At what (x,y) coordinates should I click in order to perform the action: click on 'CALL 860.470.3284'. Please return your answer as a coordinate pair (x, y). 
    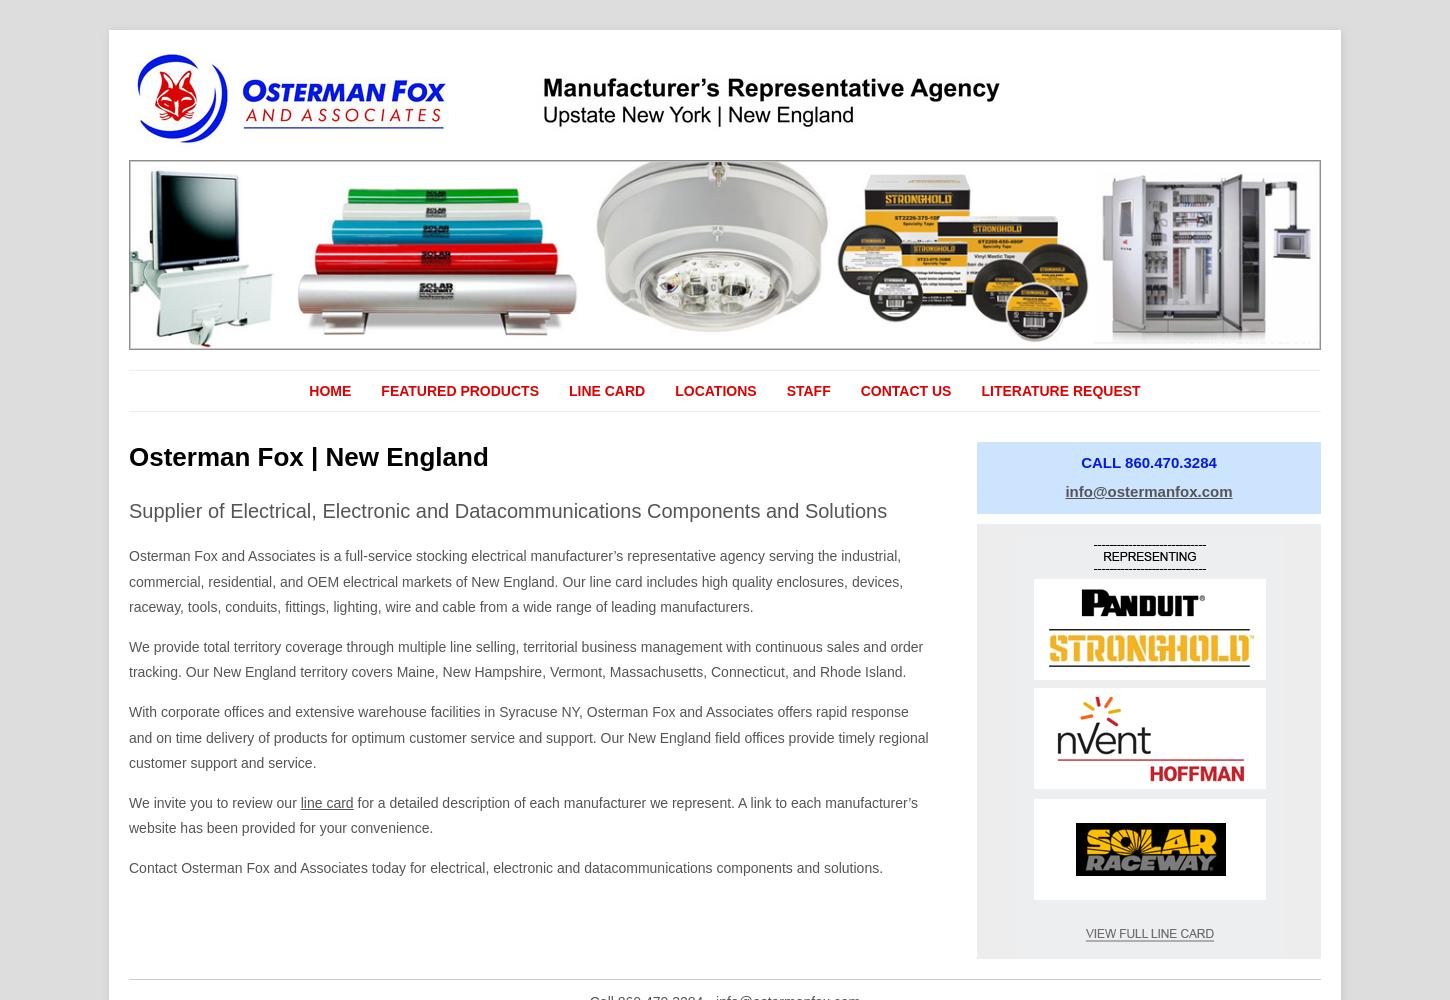
    Looking at the image, I should click on (1147, 460).